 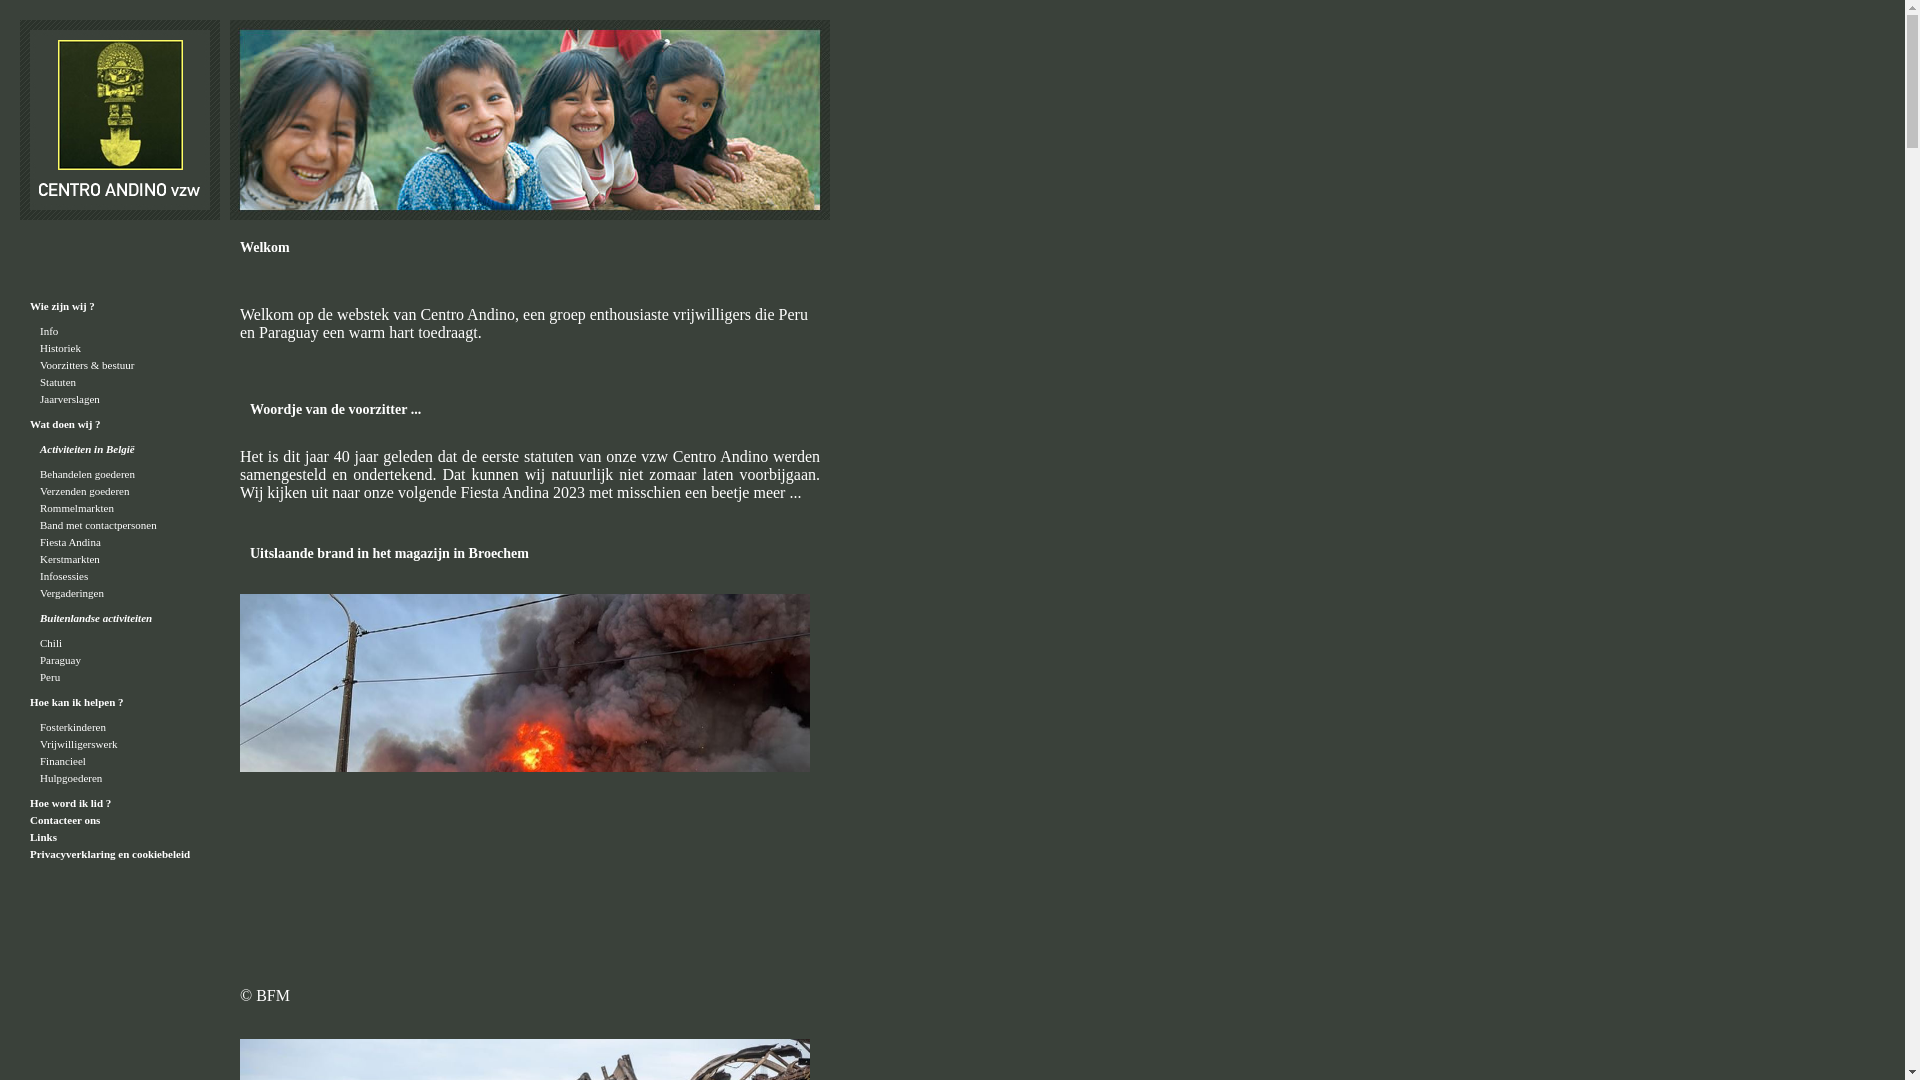 I want to click on 'Voorzitters & bestuur', so click(x=86, y=365).